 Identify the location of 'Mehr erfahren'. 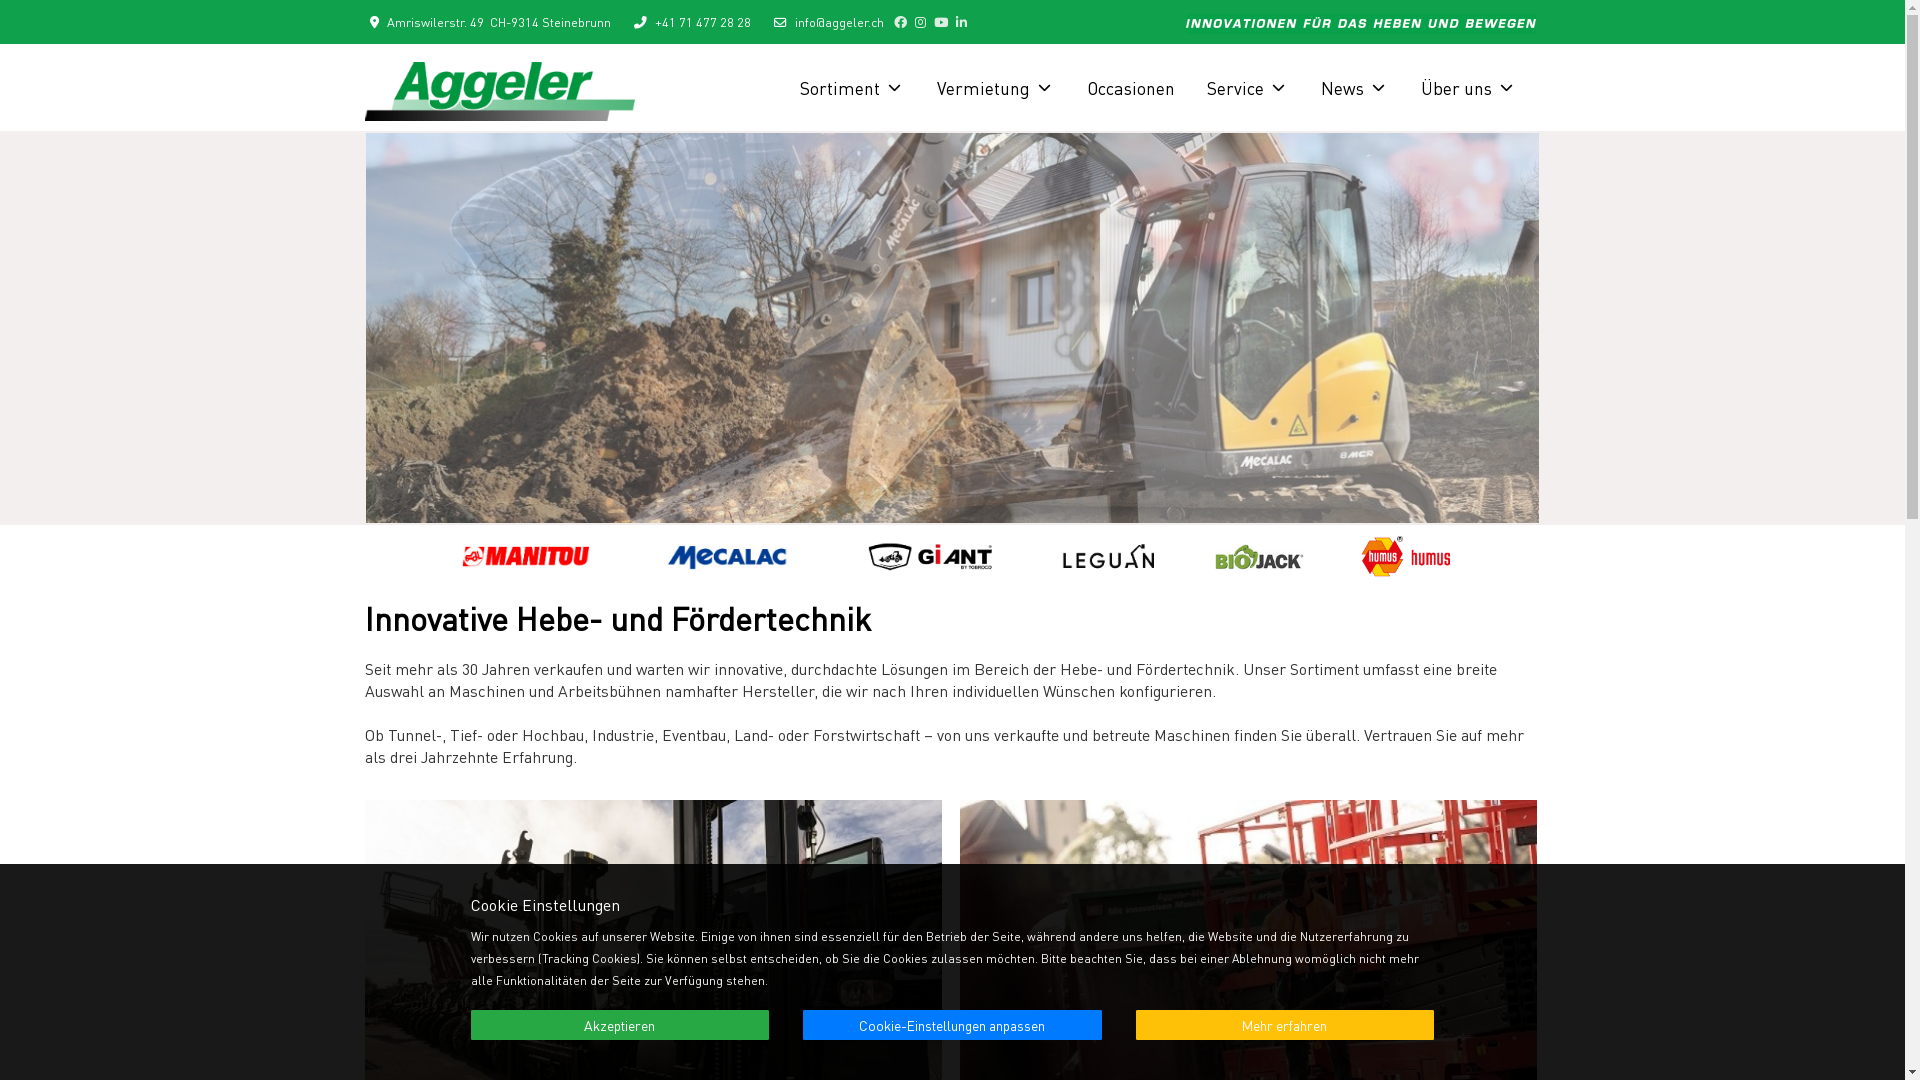
(1285, 1026).